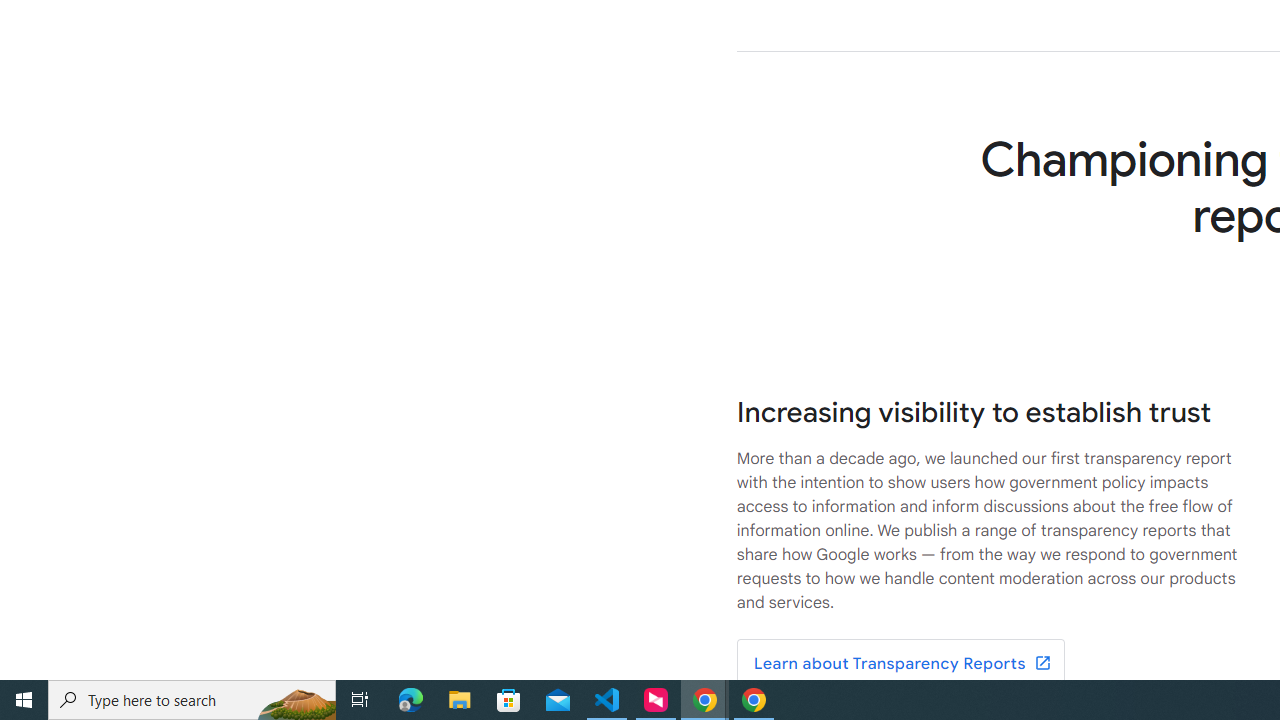  I want to click on 'Go to Transparency Report About web page', so click(899, 664).